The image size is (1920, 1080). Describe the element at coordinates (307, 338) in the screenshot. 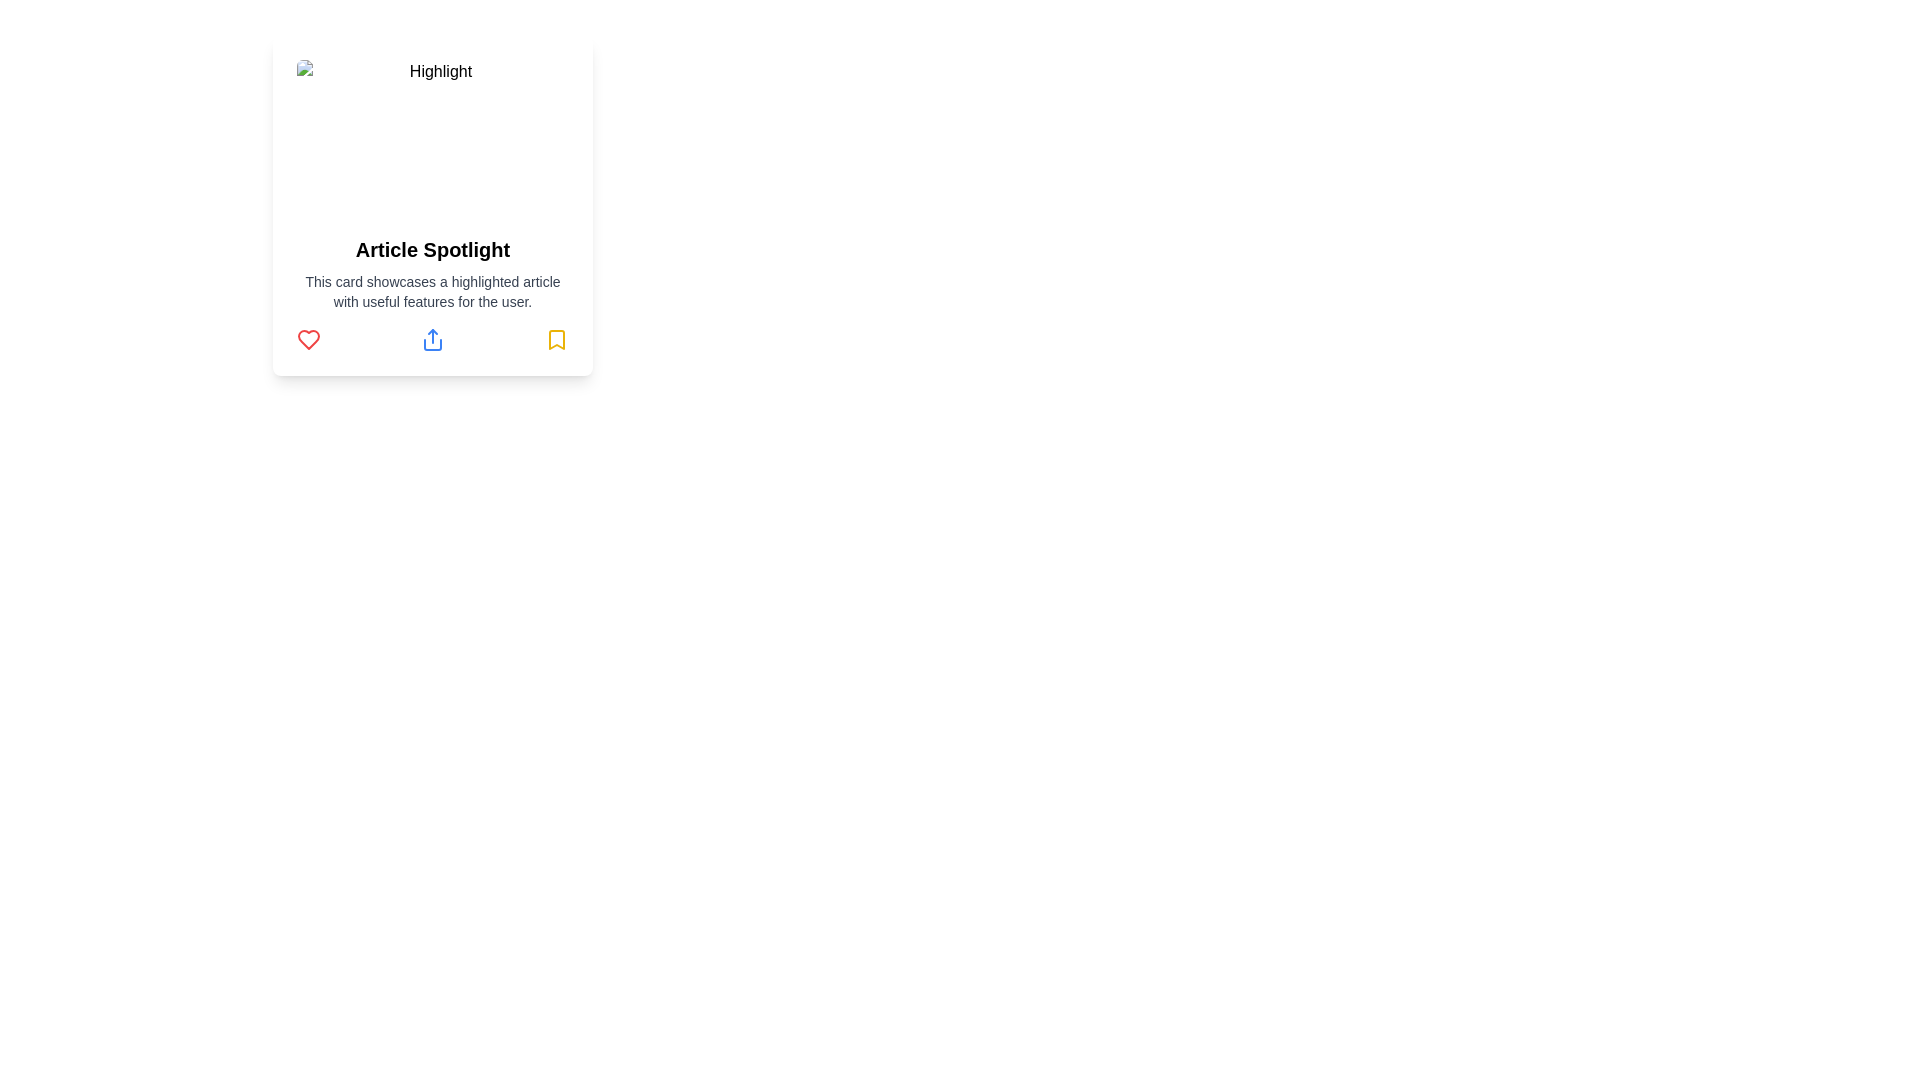

I see `the leftmost 'Like' or 'Favorite' icon button located at the bottom-left corner of the white card interface` at that location.